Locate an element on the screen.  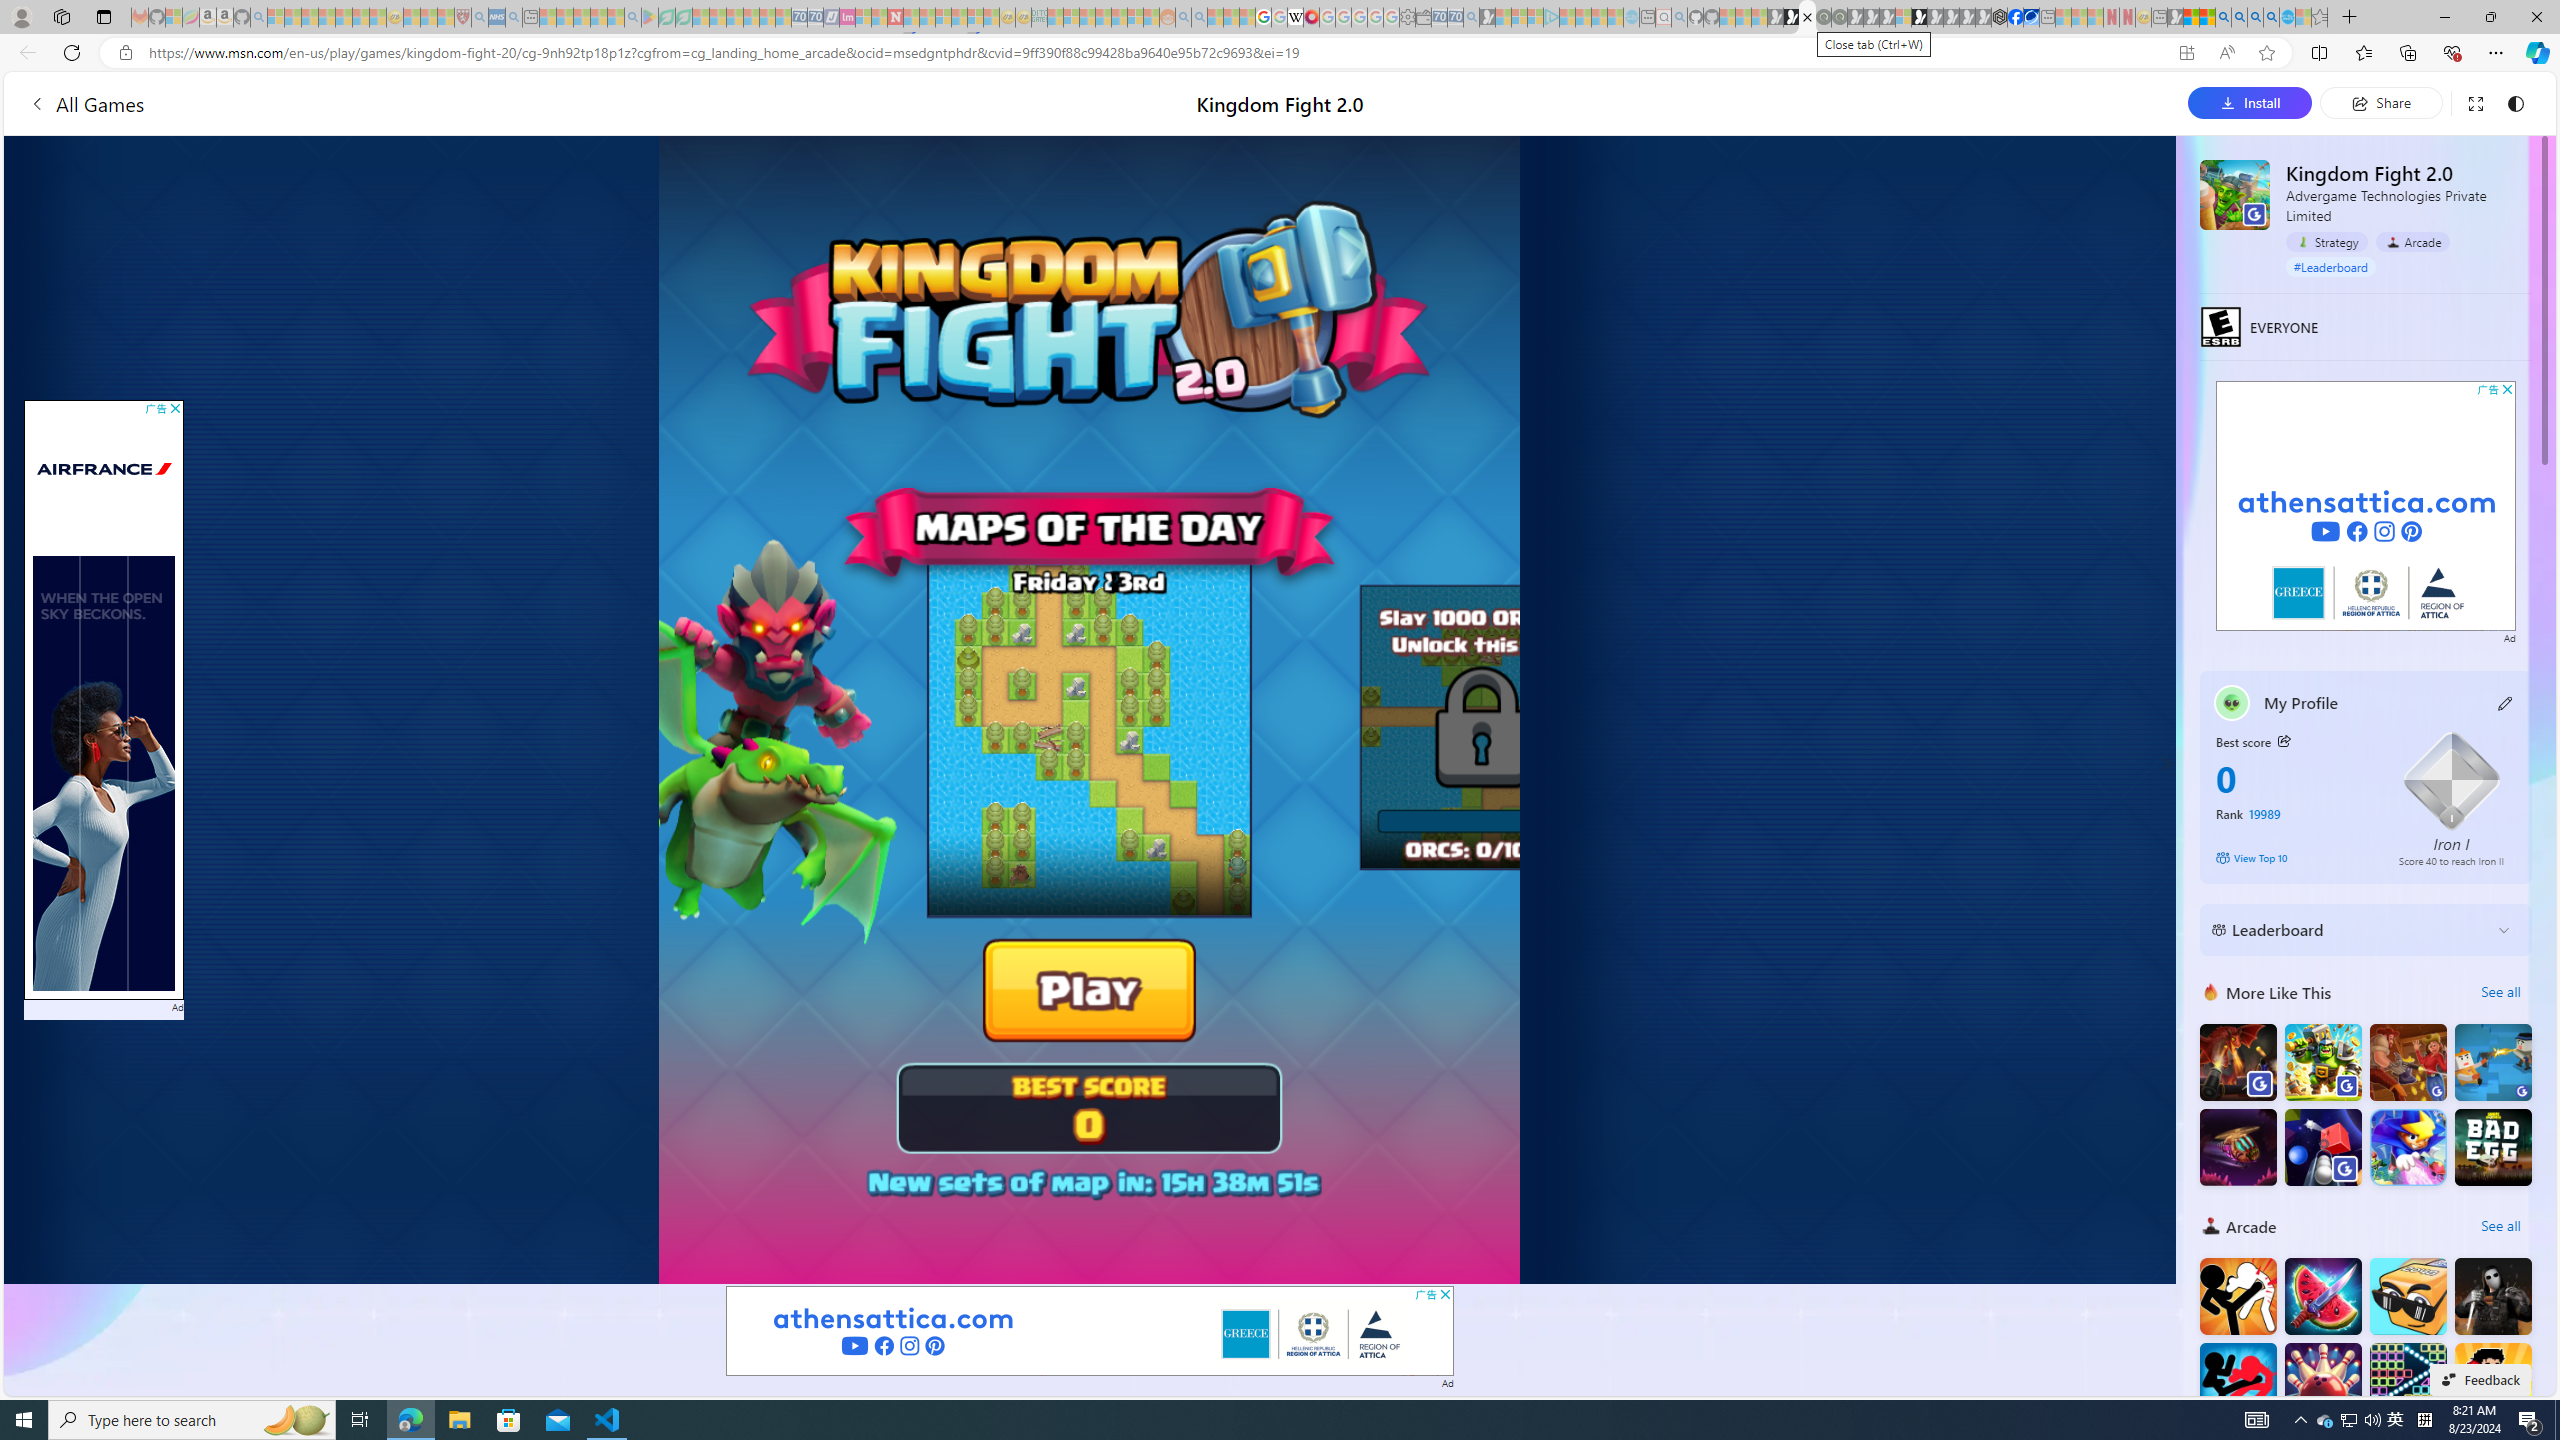
'Services - Maintenance | Sky Blue Bikes - Sky Blue Bikes' is located at coordinates (2286, 16).